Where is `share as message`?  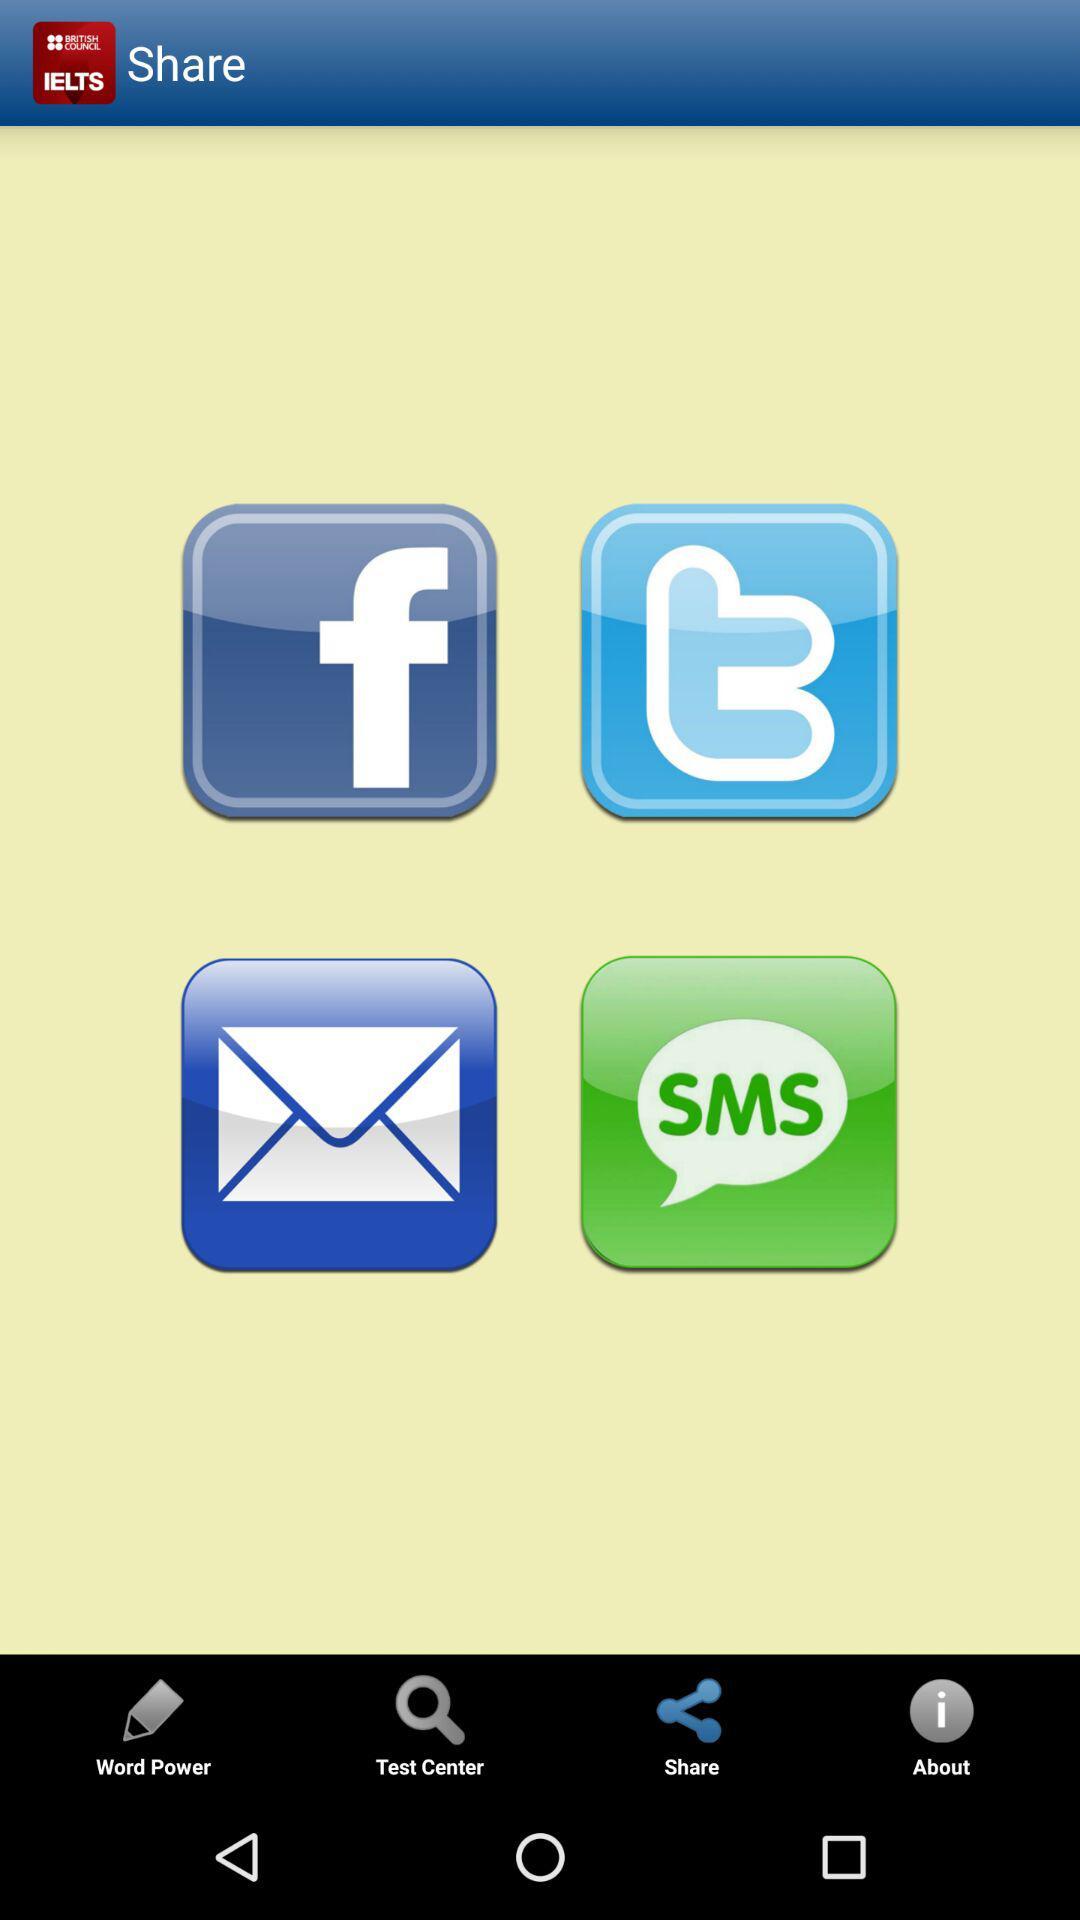
share as message is located at coordinates (739, 1115).